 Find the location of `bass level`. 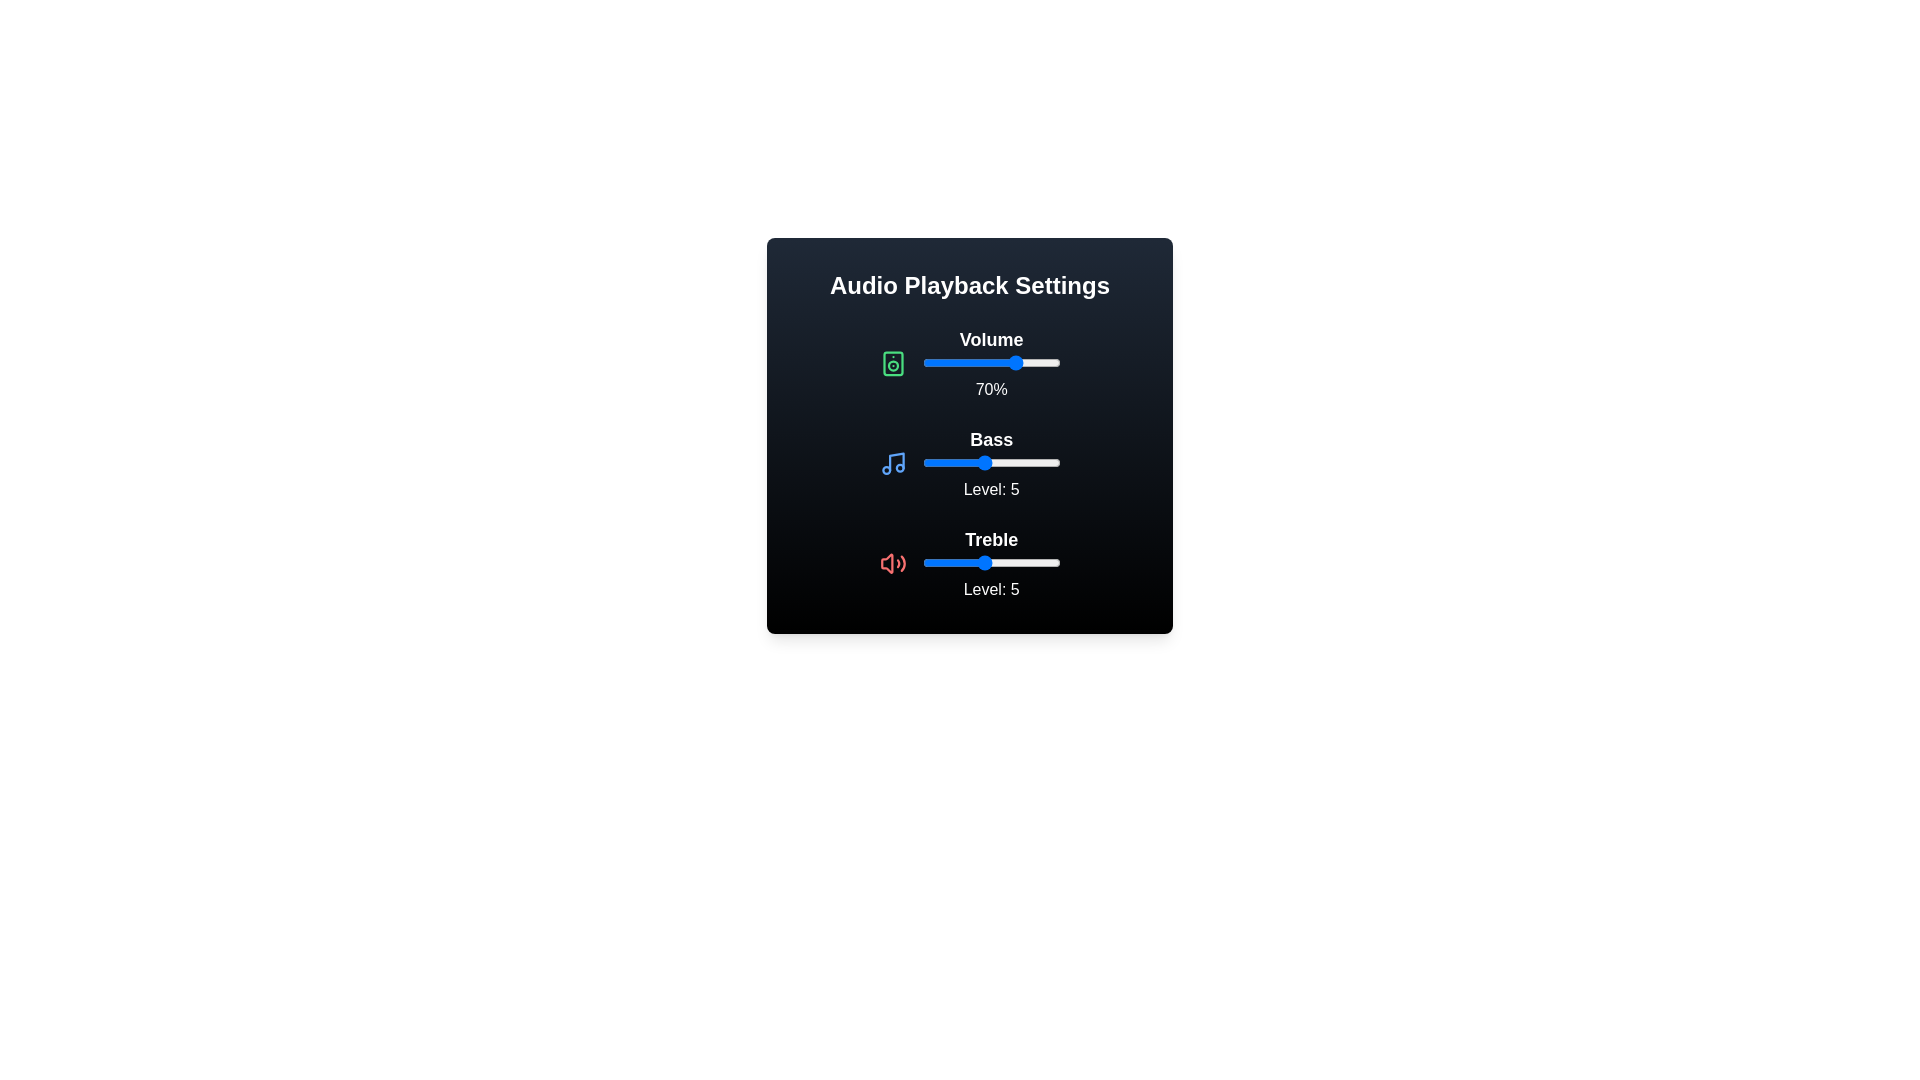

bass level is located at coordinates (921, 462).